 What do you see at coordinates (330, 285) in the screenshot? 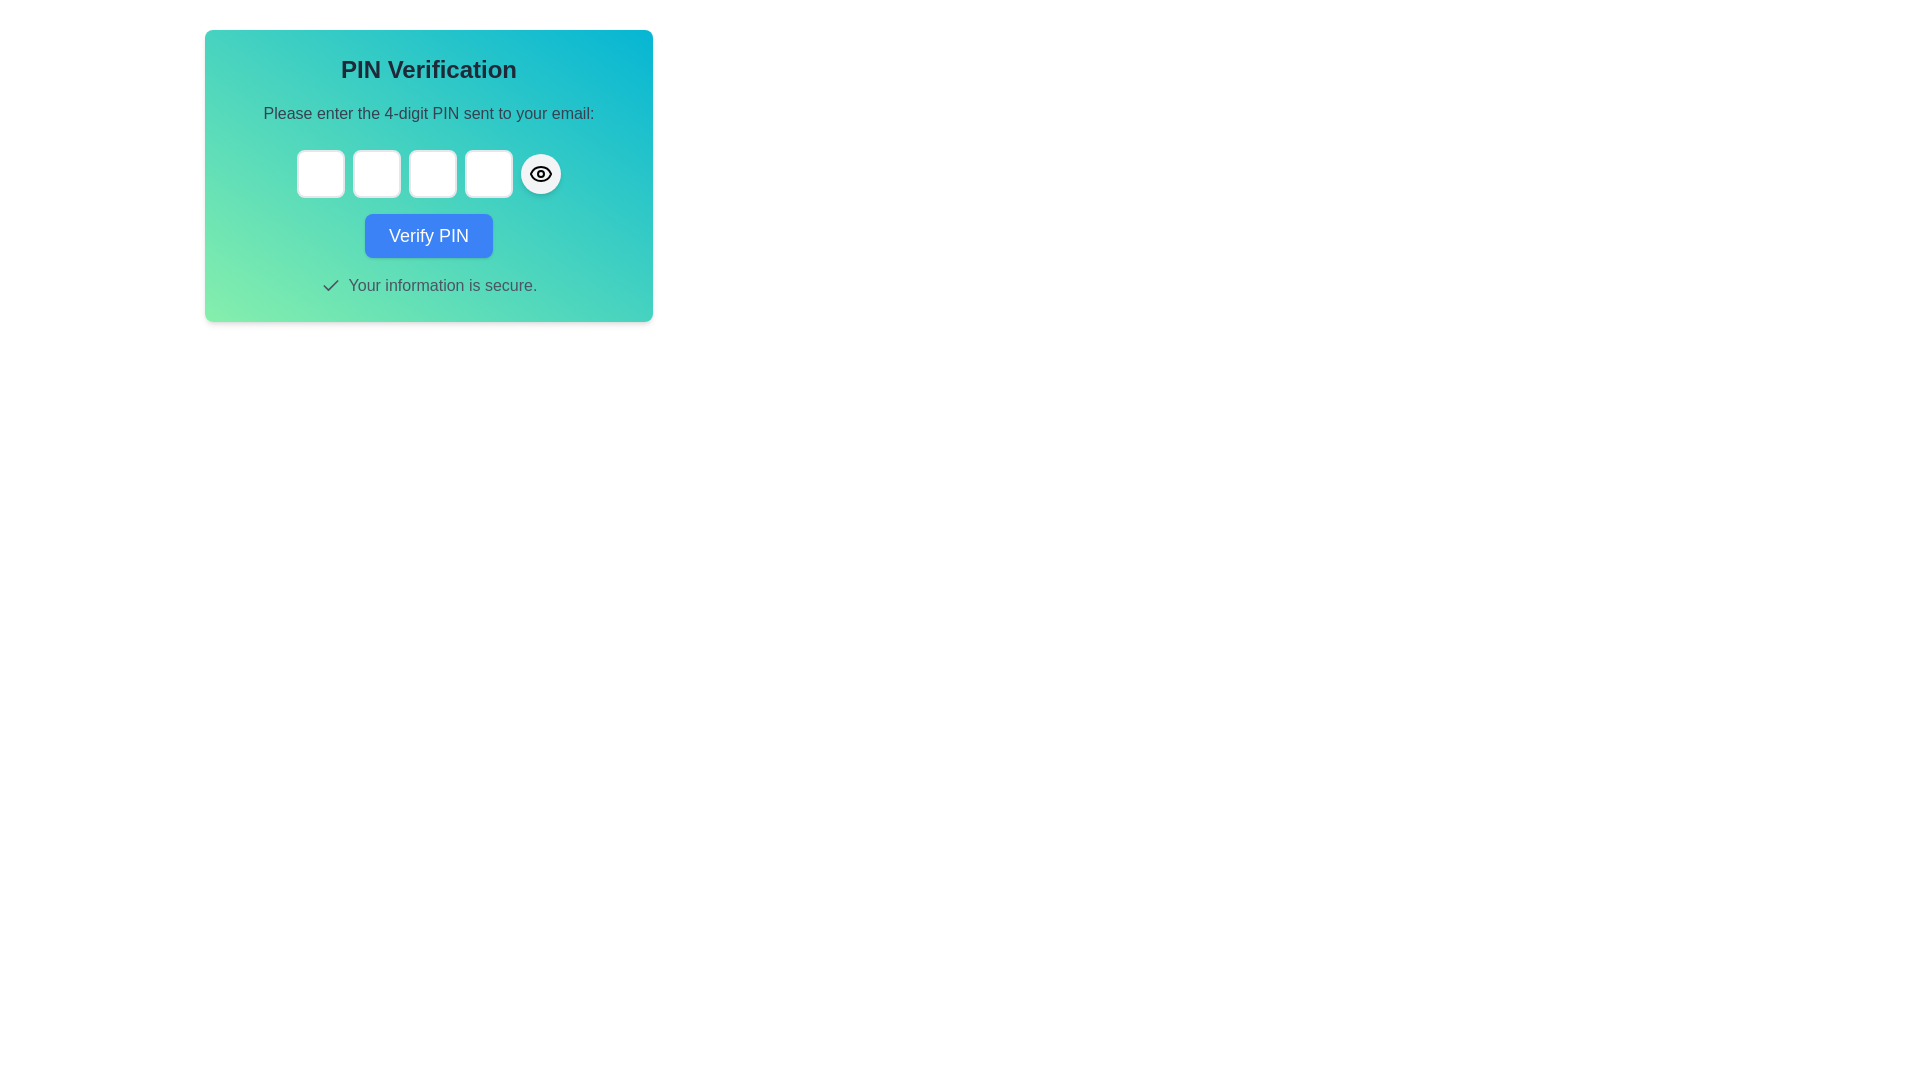
I see `the checkmark icon, which is a vector graphic with a minimalistic design located to the right of the 'Verify PIN' button` at bounding box center [330, 285].